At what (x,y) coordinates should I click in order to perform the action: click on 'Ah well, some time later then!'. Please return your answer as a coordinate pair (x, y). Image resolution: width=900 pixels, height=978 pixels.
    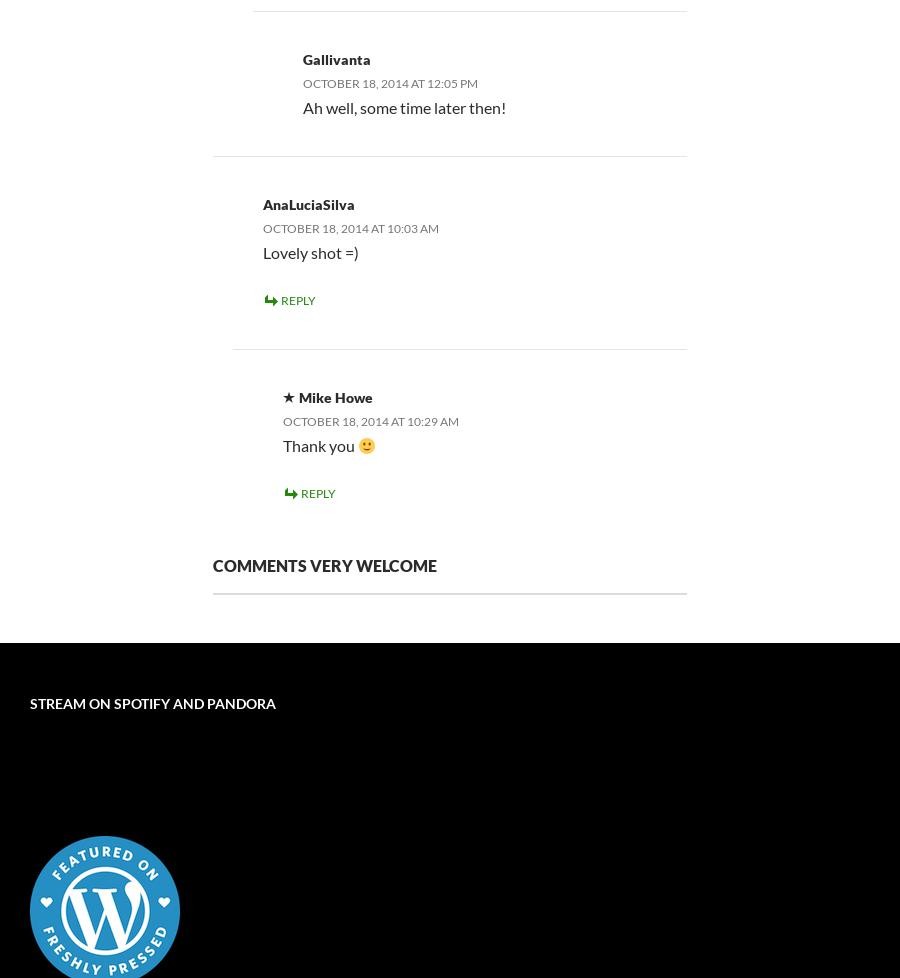
    Looking at the image, I should click on (404, 106).